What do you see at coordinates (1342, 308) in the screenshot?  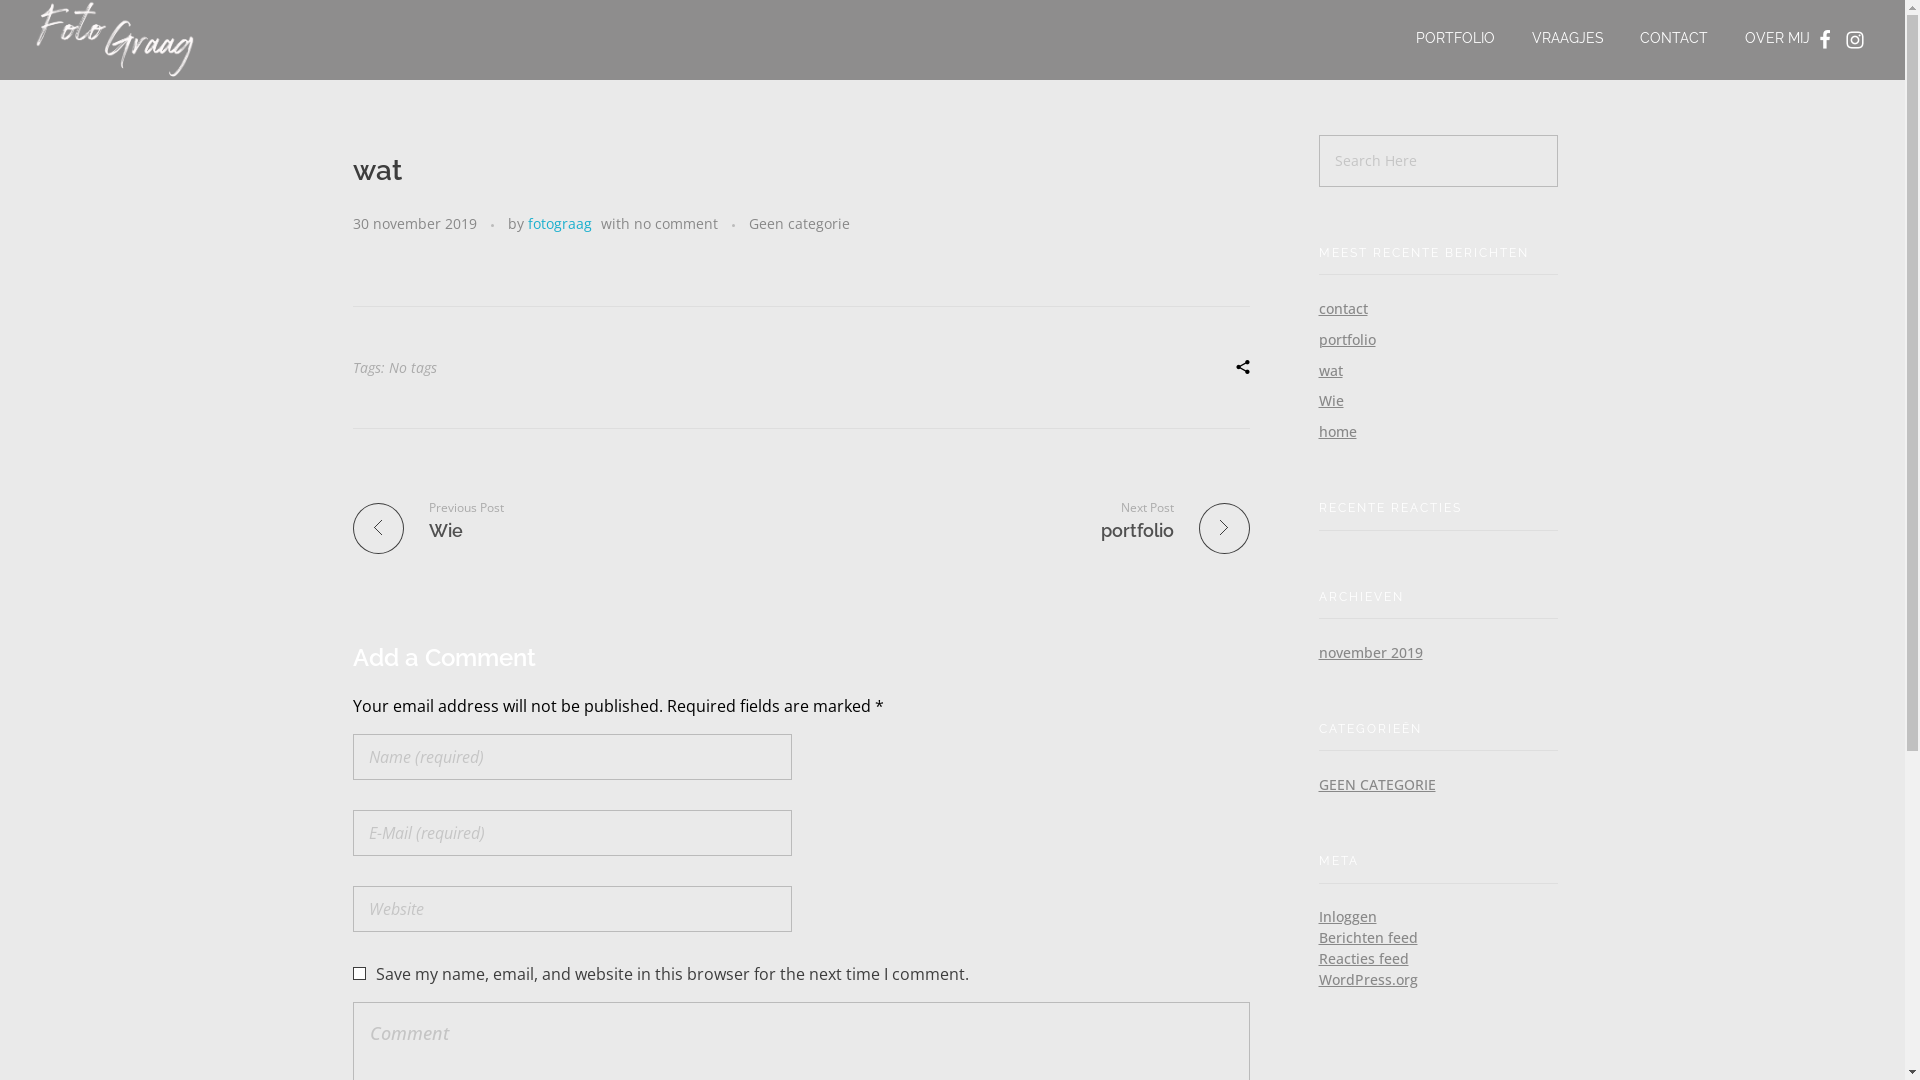 I see `'contact'` at bounding box center [1342, 308].